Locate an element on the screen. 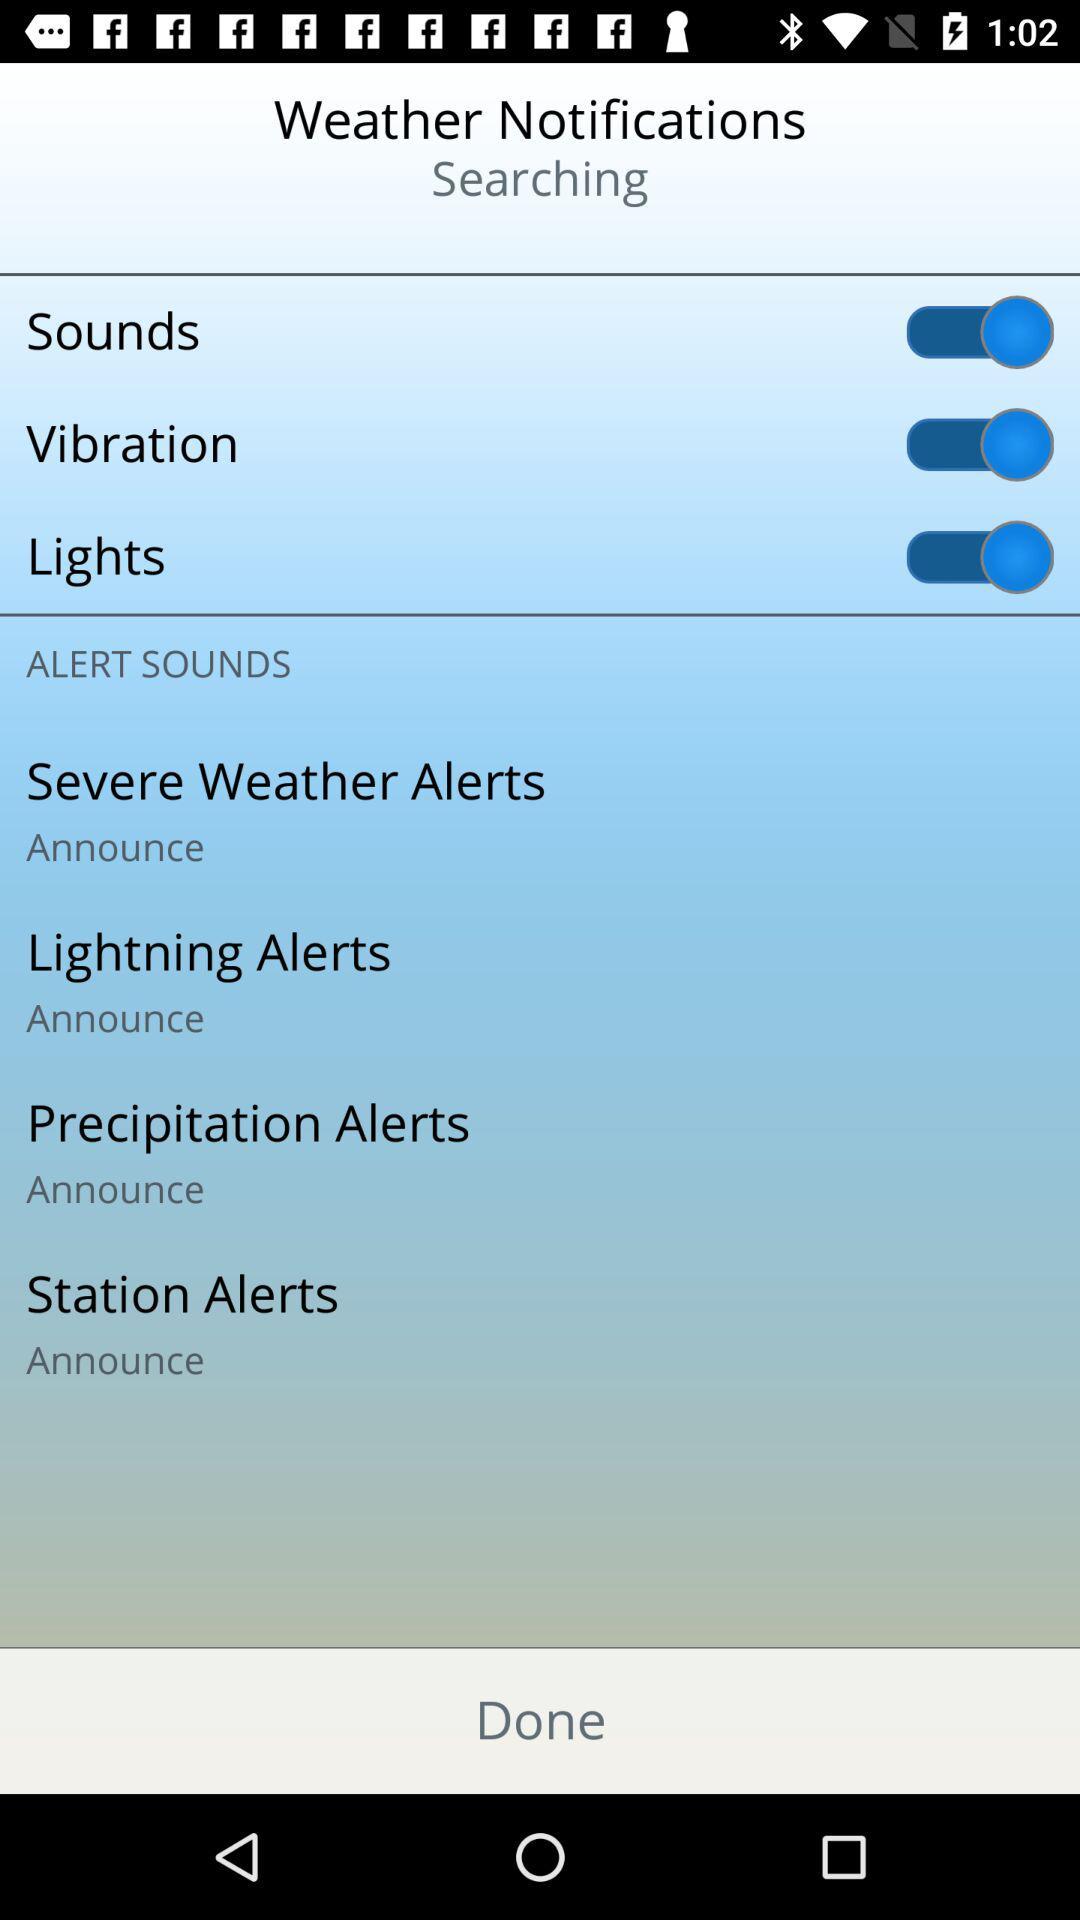  the lights item is located at coordinates (540, 557).